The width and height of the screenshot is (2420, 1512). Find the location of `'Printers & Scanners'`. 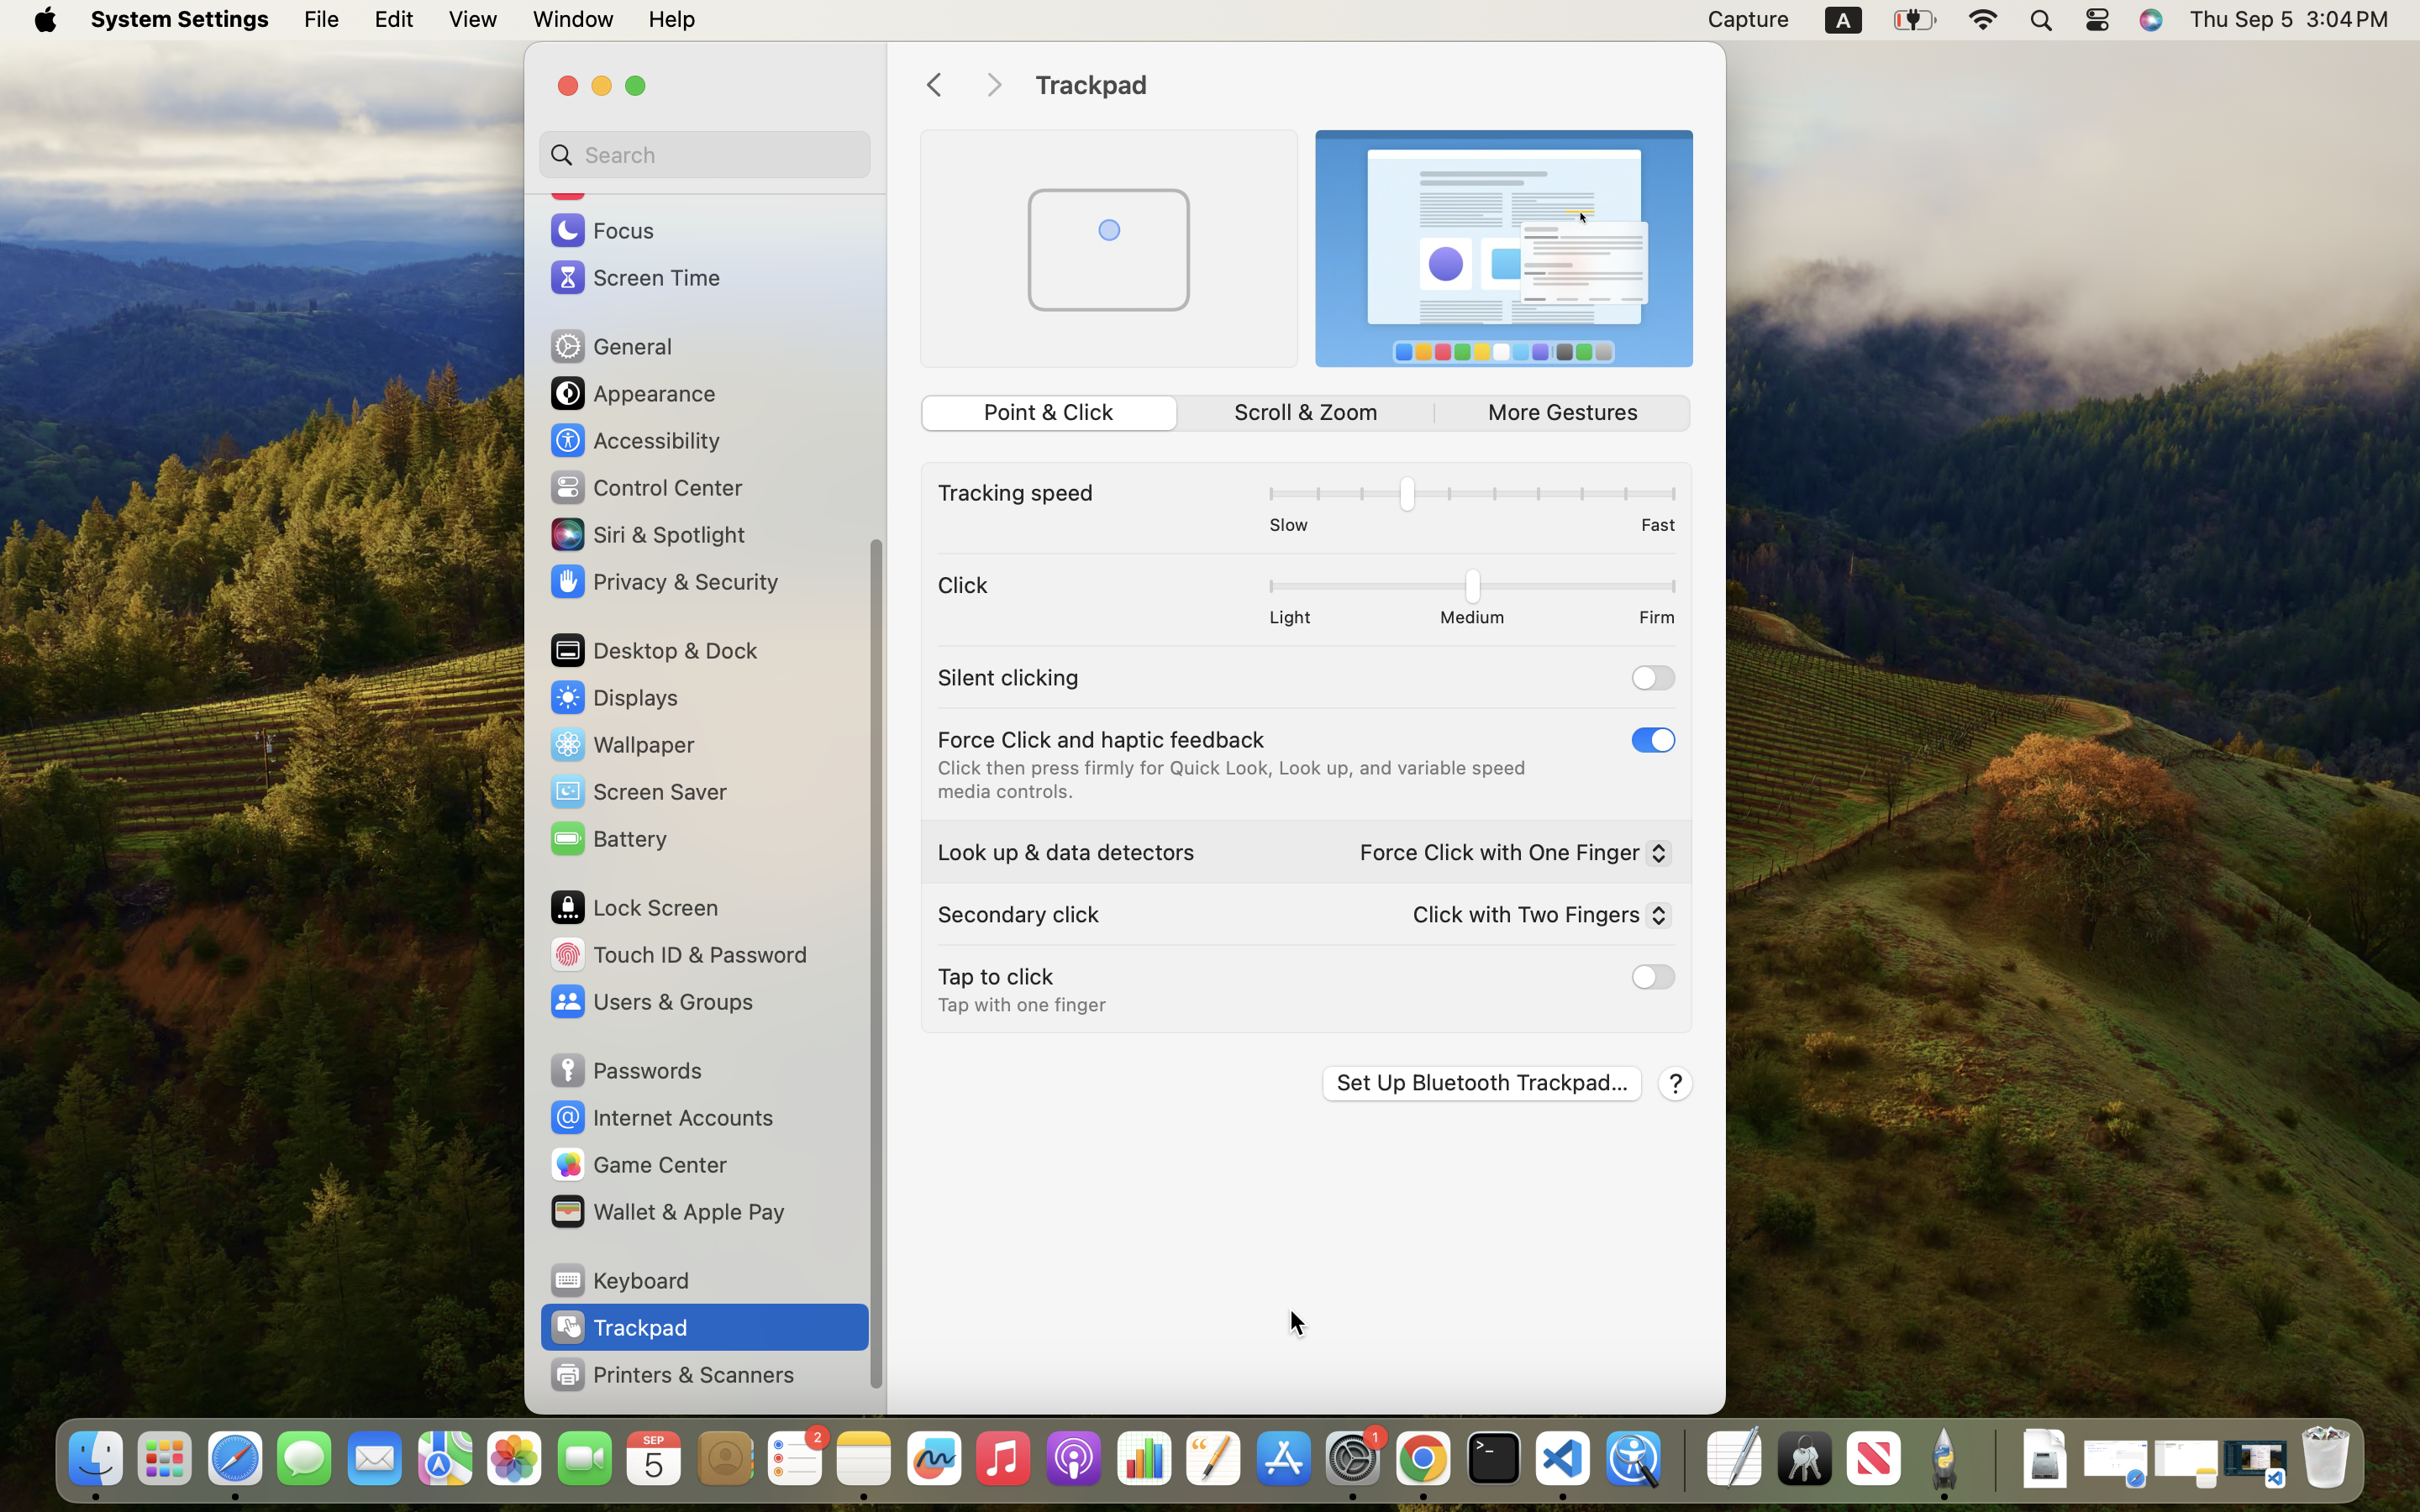

'Printers & Scanners' is located at coordinates (671, 1373).